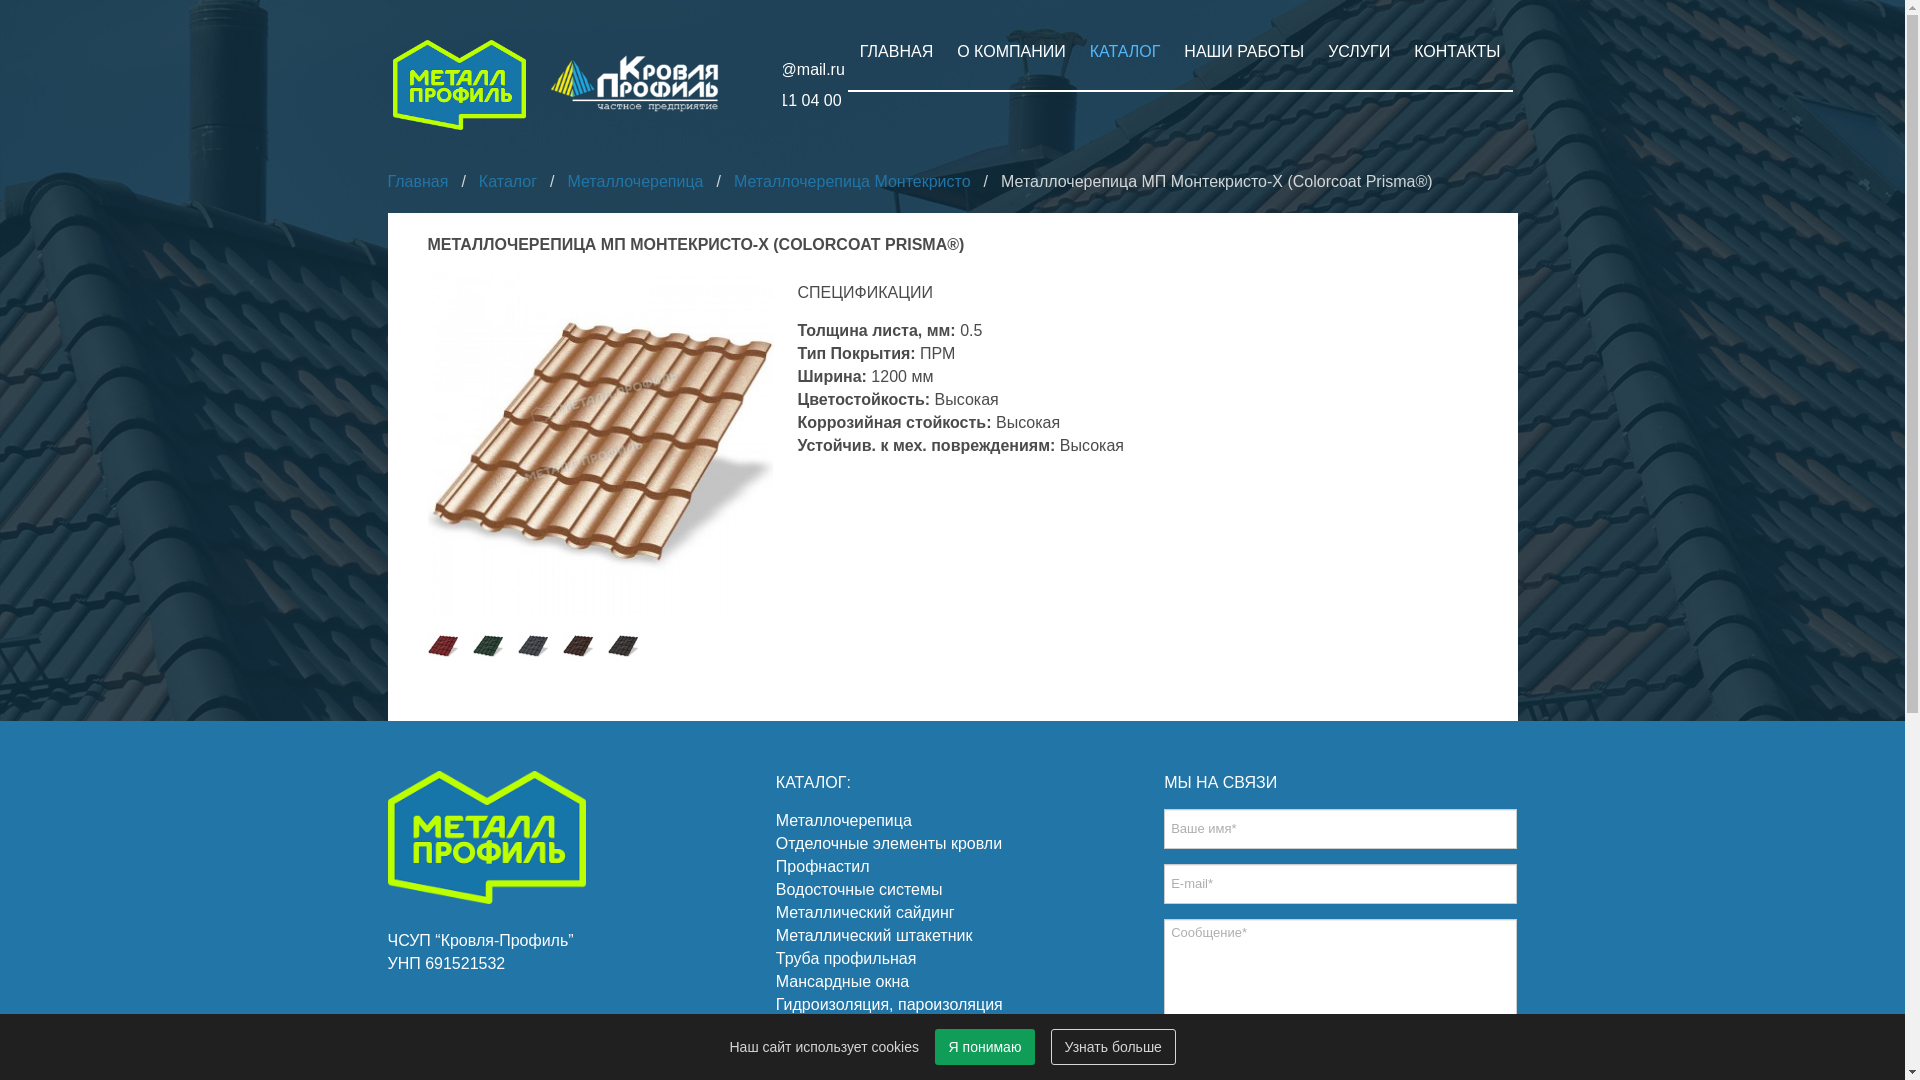 The height and width of the screenshot is (1080, 1920). I want to click on ' +375 44 711 04 00', so click(754, 100).